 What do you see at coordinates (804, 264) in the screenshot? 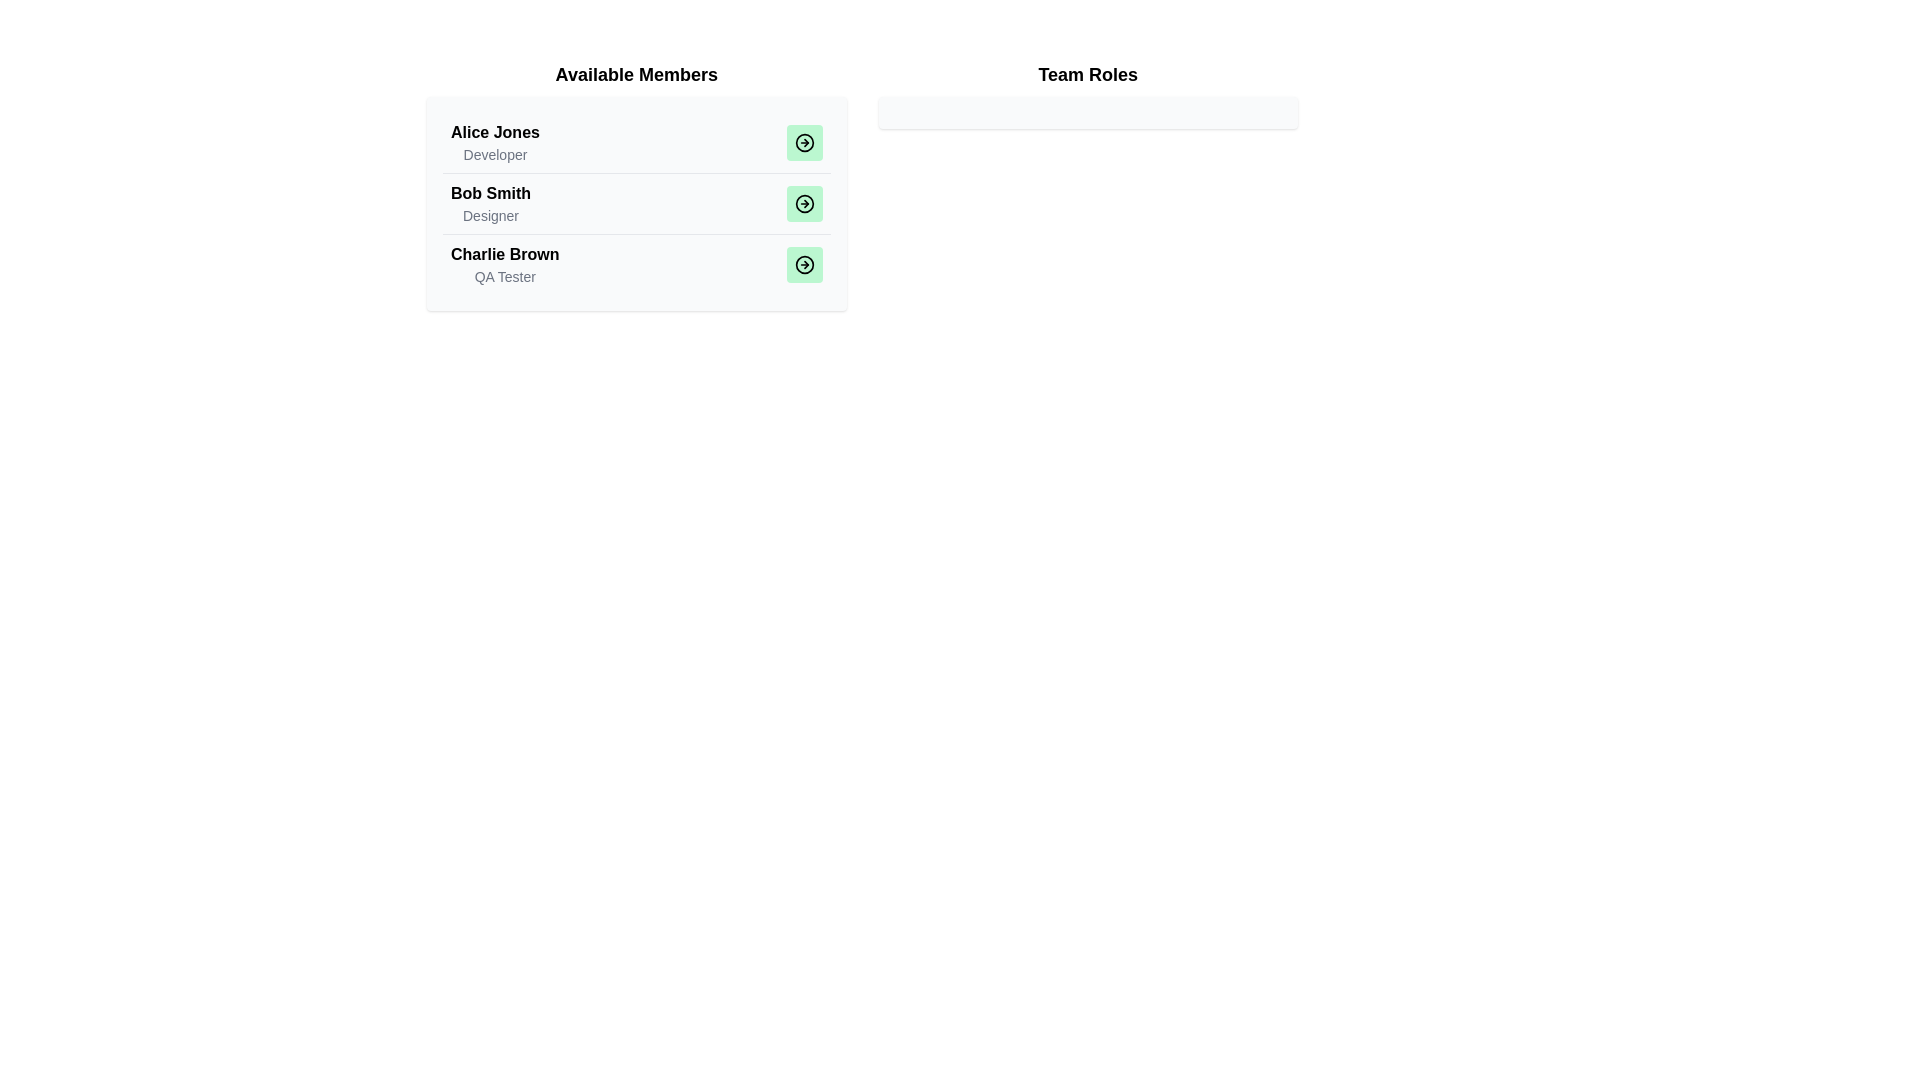
I see `the button corresponding to Charlie Brown` at bounding box center [804, 264].